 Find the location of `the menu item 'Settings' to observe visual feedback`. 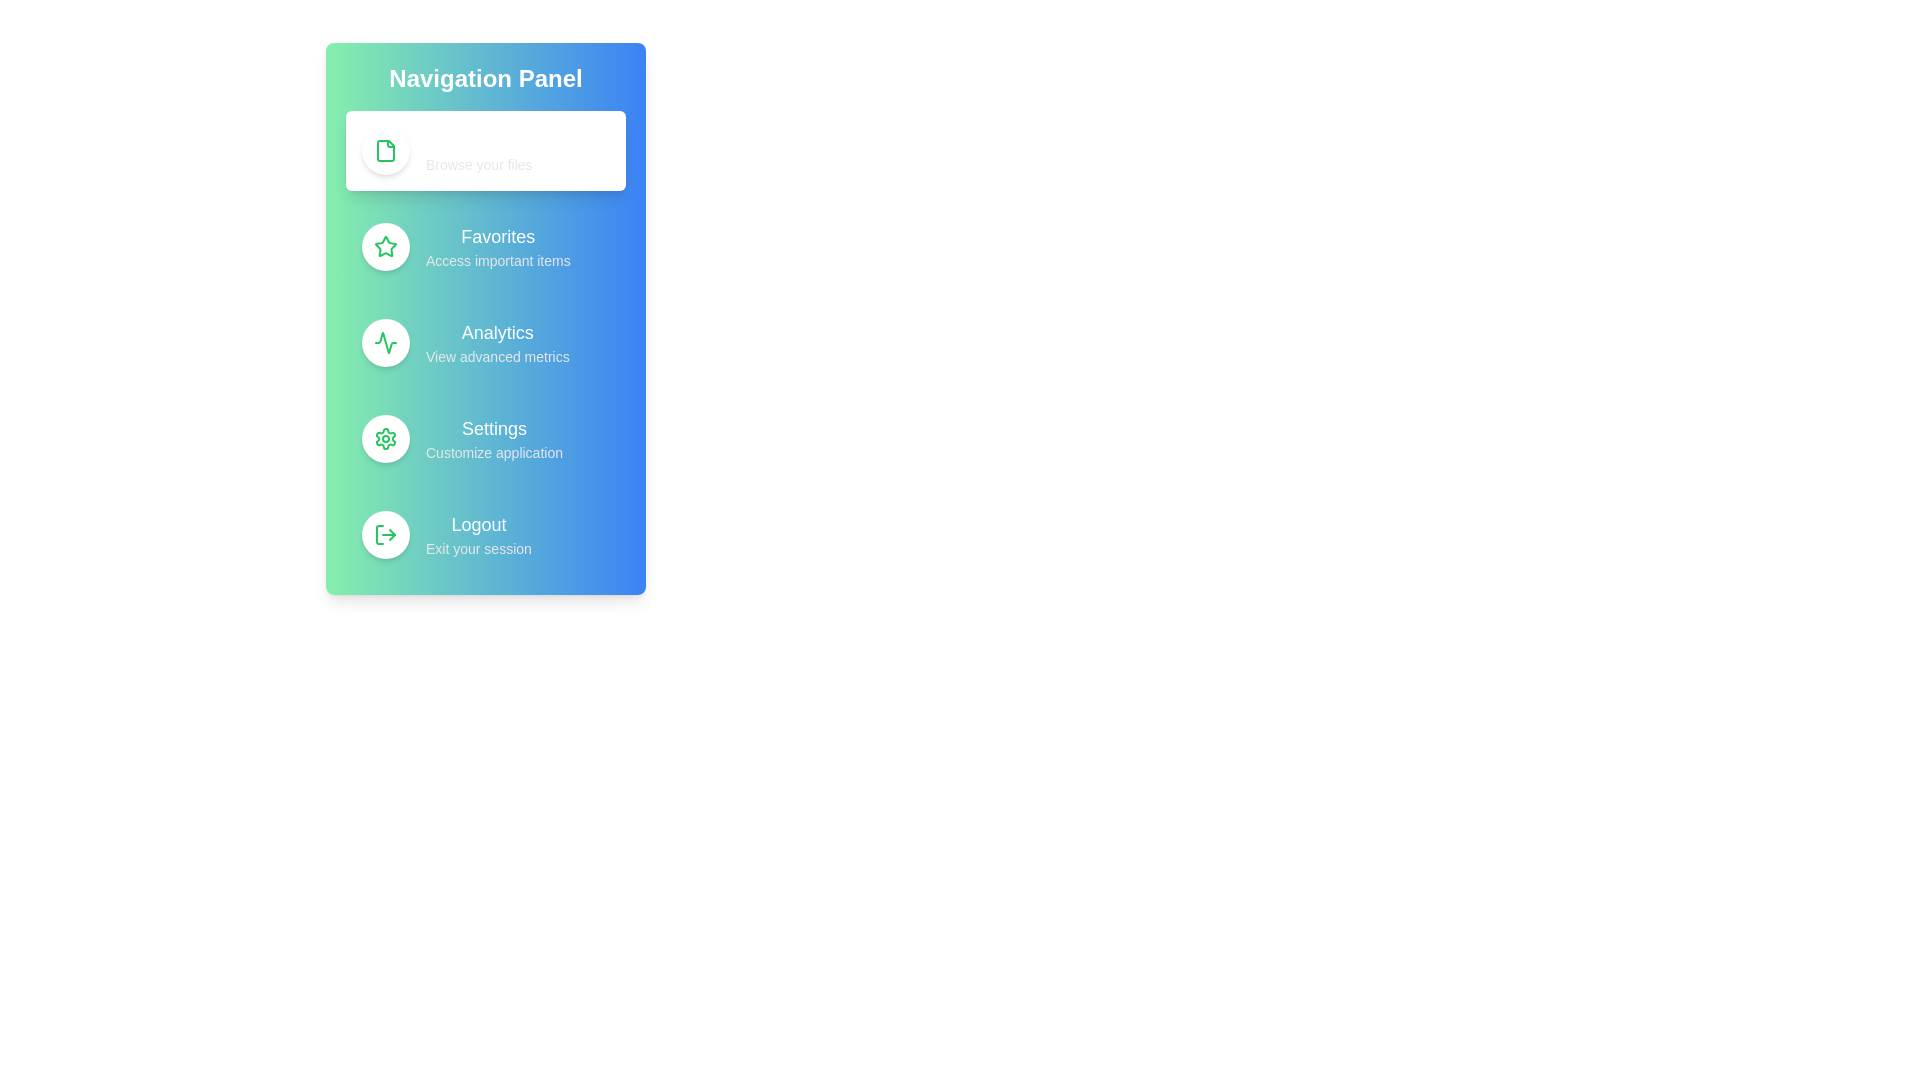

the menu item 'Settings' to observe visual feedback is located at coordinates (485, 438).